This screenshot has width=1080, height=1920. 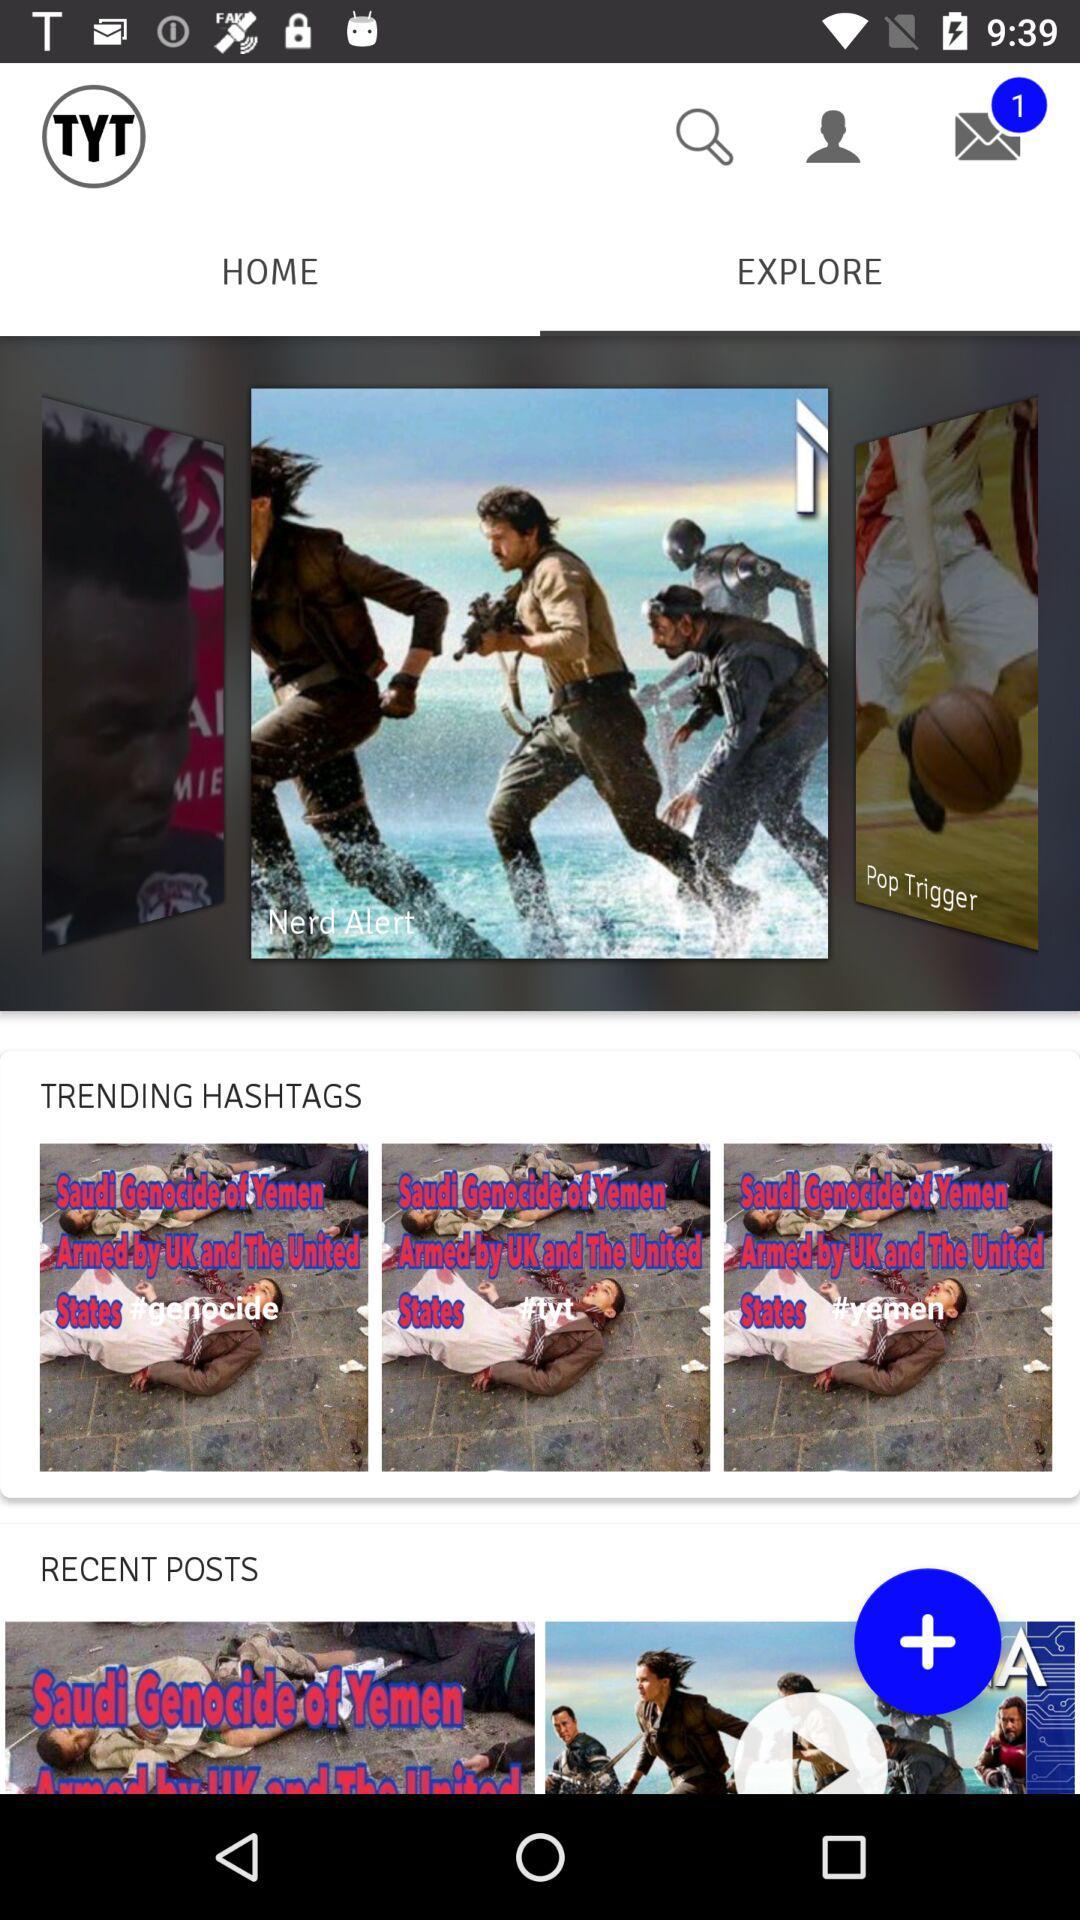 I want to click on the add icon, so click(x=927, y=1641).